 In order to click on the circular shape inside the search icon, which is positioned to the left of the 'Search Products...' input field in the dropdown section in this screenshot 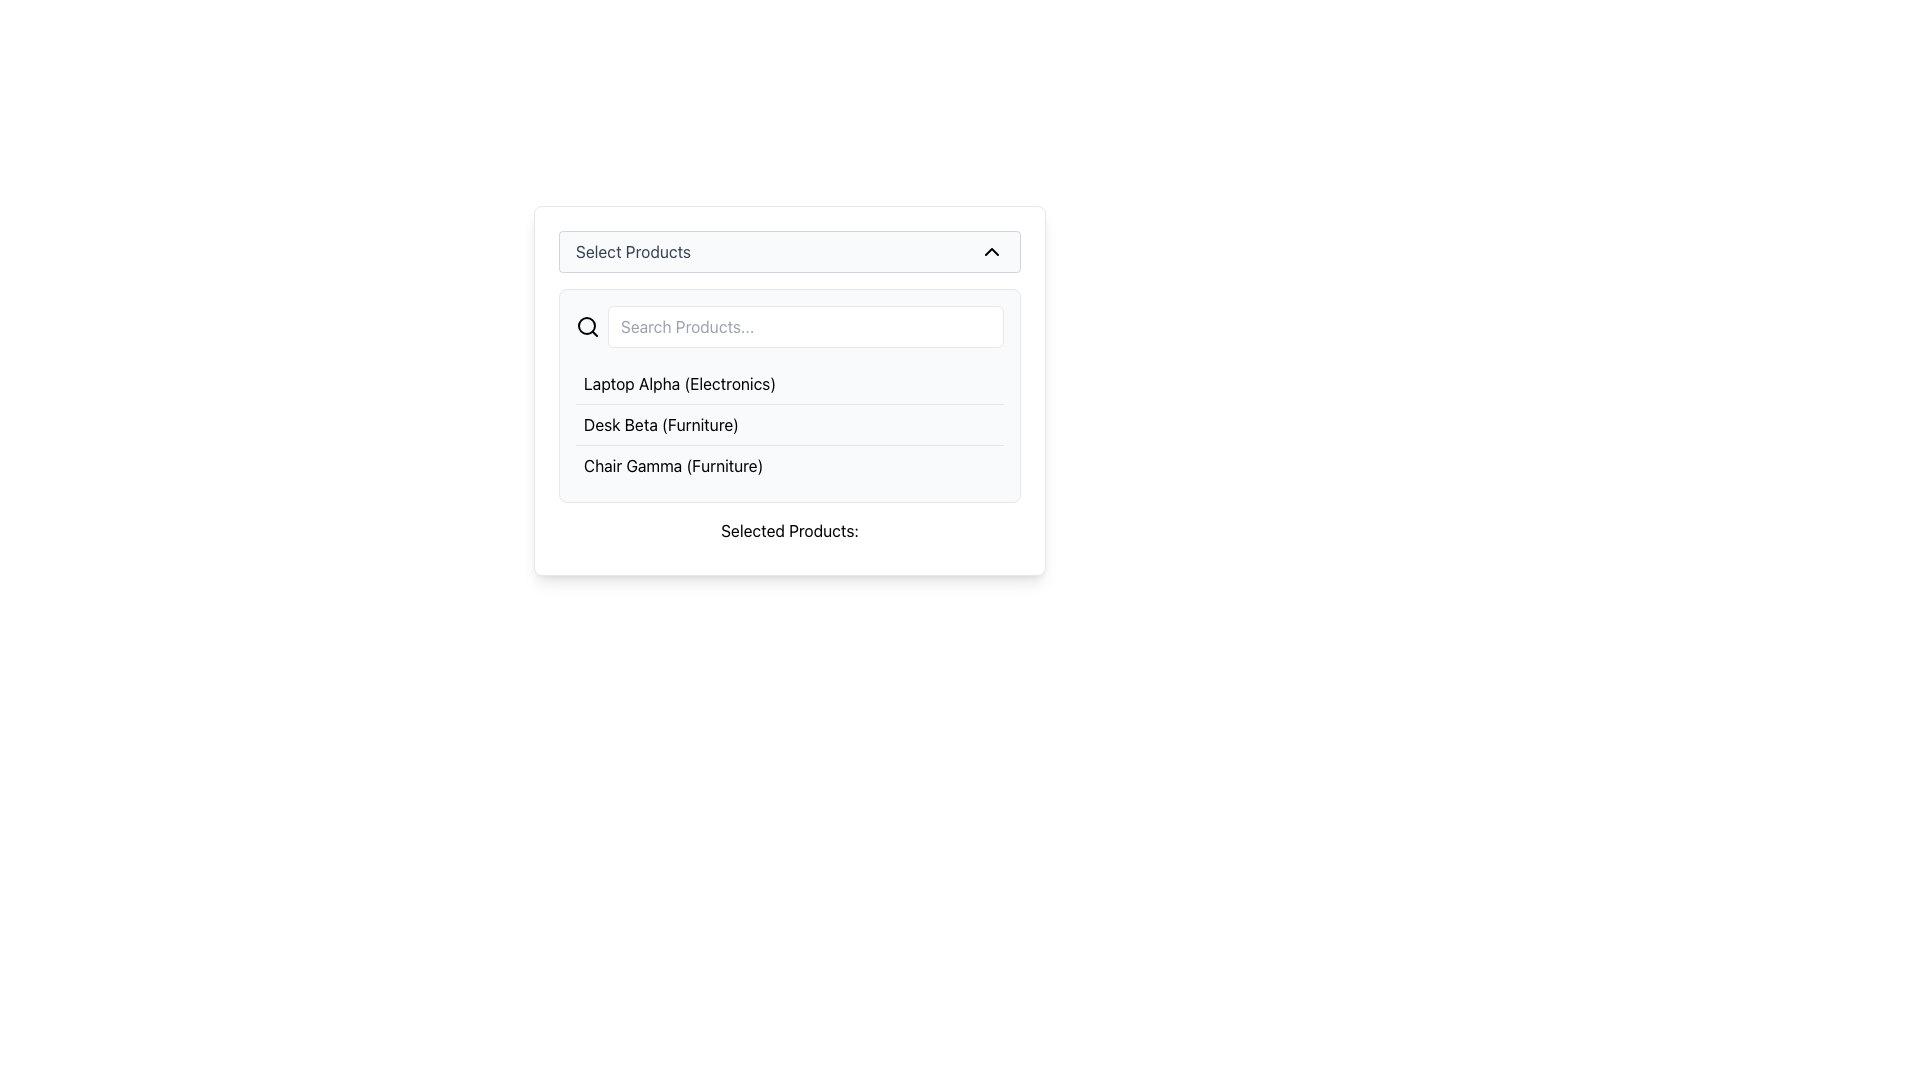, I will do `click(585, 325)`.